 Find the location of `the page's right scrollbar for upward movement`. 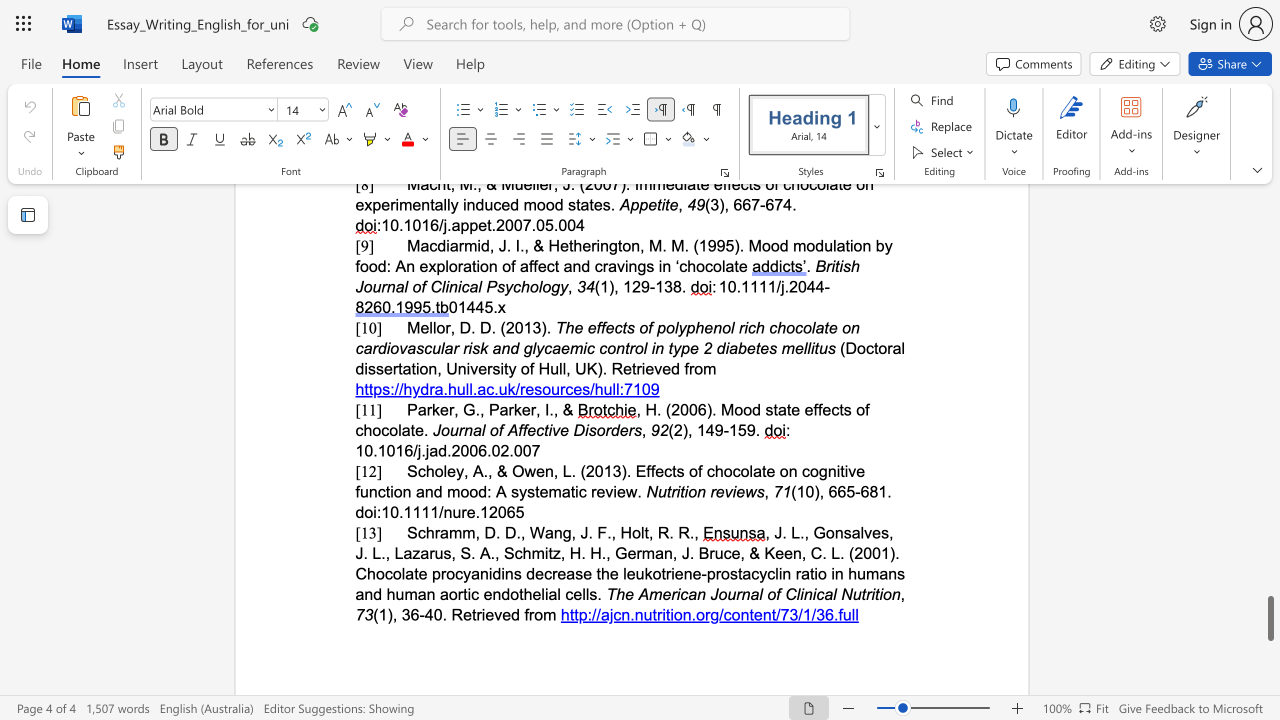

the page's right scrollbar for upward movement is located at coordinates (1269, 300).